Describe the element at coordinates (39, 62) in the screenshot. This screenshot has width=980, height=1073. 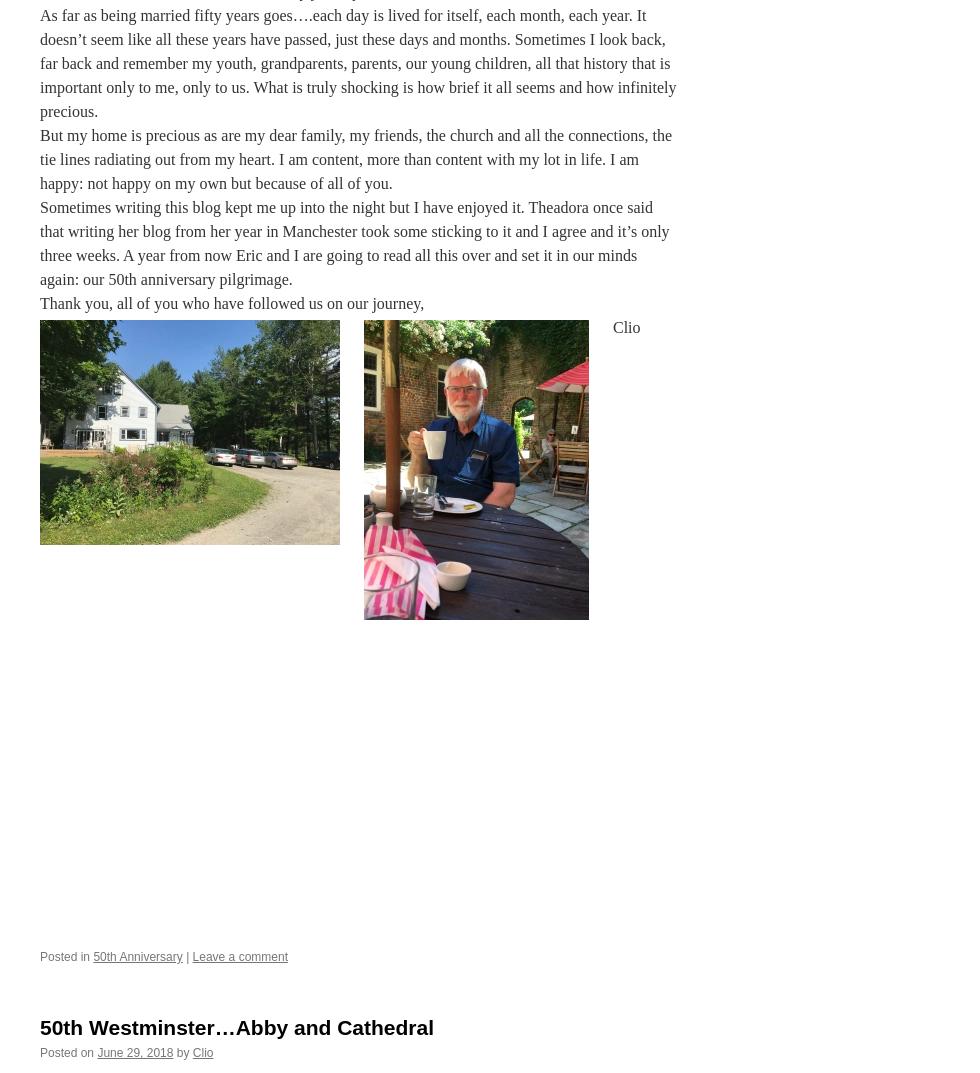
I see `'As far as being married fifty years goes….each day is lived for itself, each month, each year. It doesn’t seem like all these years have passed, just these days and months. Sometimes I look back, far back and remember my youth, grandparents, parents, our young children, all that history that is important only to me, only to us. What is truly shocking is how brief it all seems and how infinitely precious.'` at that location.